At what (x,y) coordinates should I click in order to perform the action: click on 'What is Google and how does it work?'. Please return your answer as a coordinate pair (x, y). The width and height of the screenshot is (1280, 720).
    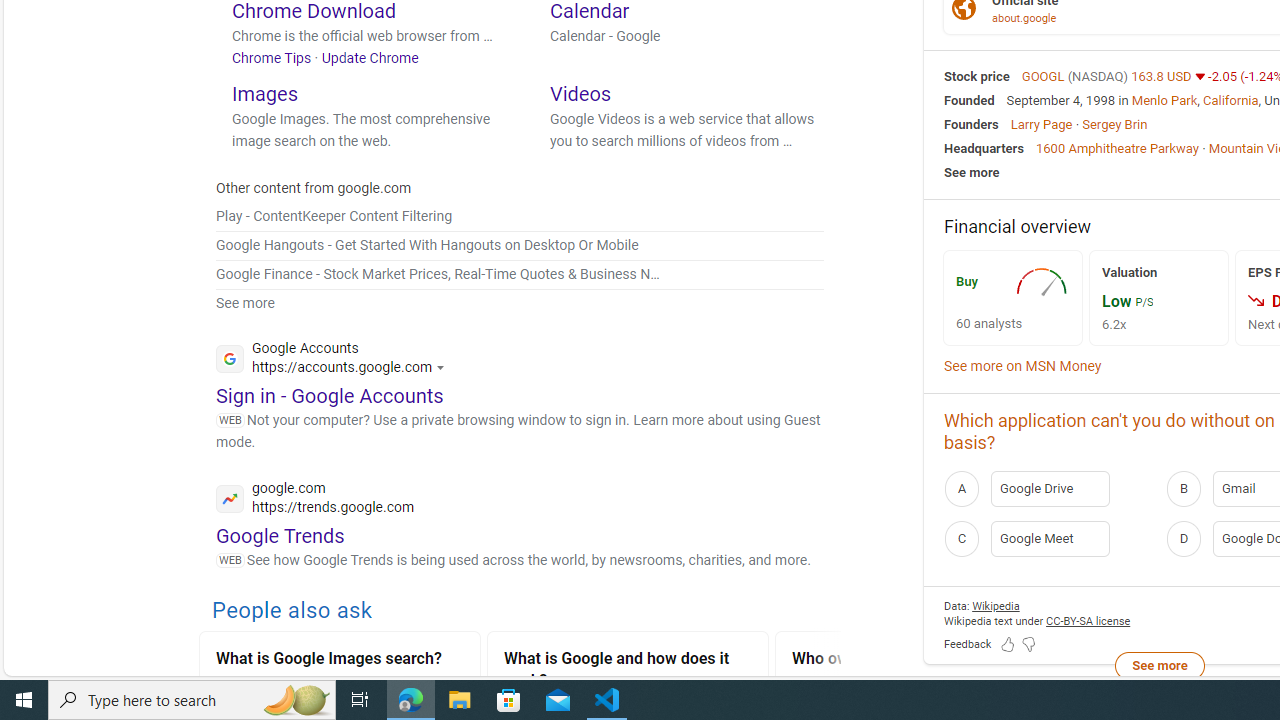
    Looking at the image, I should click on (627, 671).